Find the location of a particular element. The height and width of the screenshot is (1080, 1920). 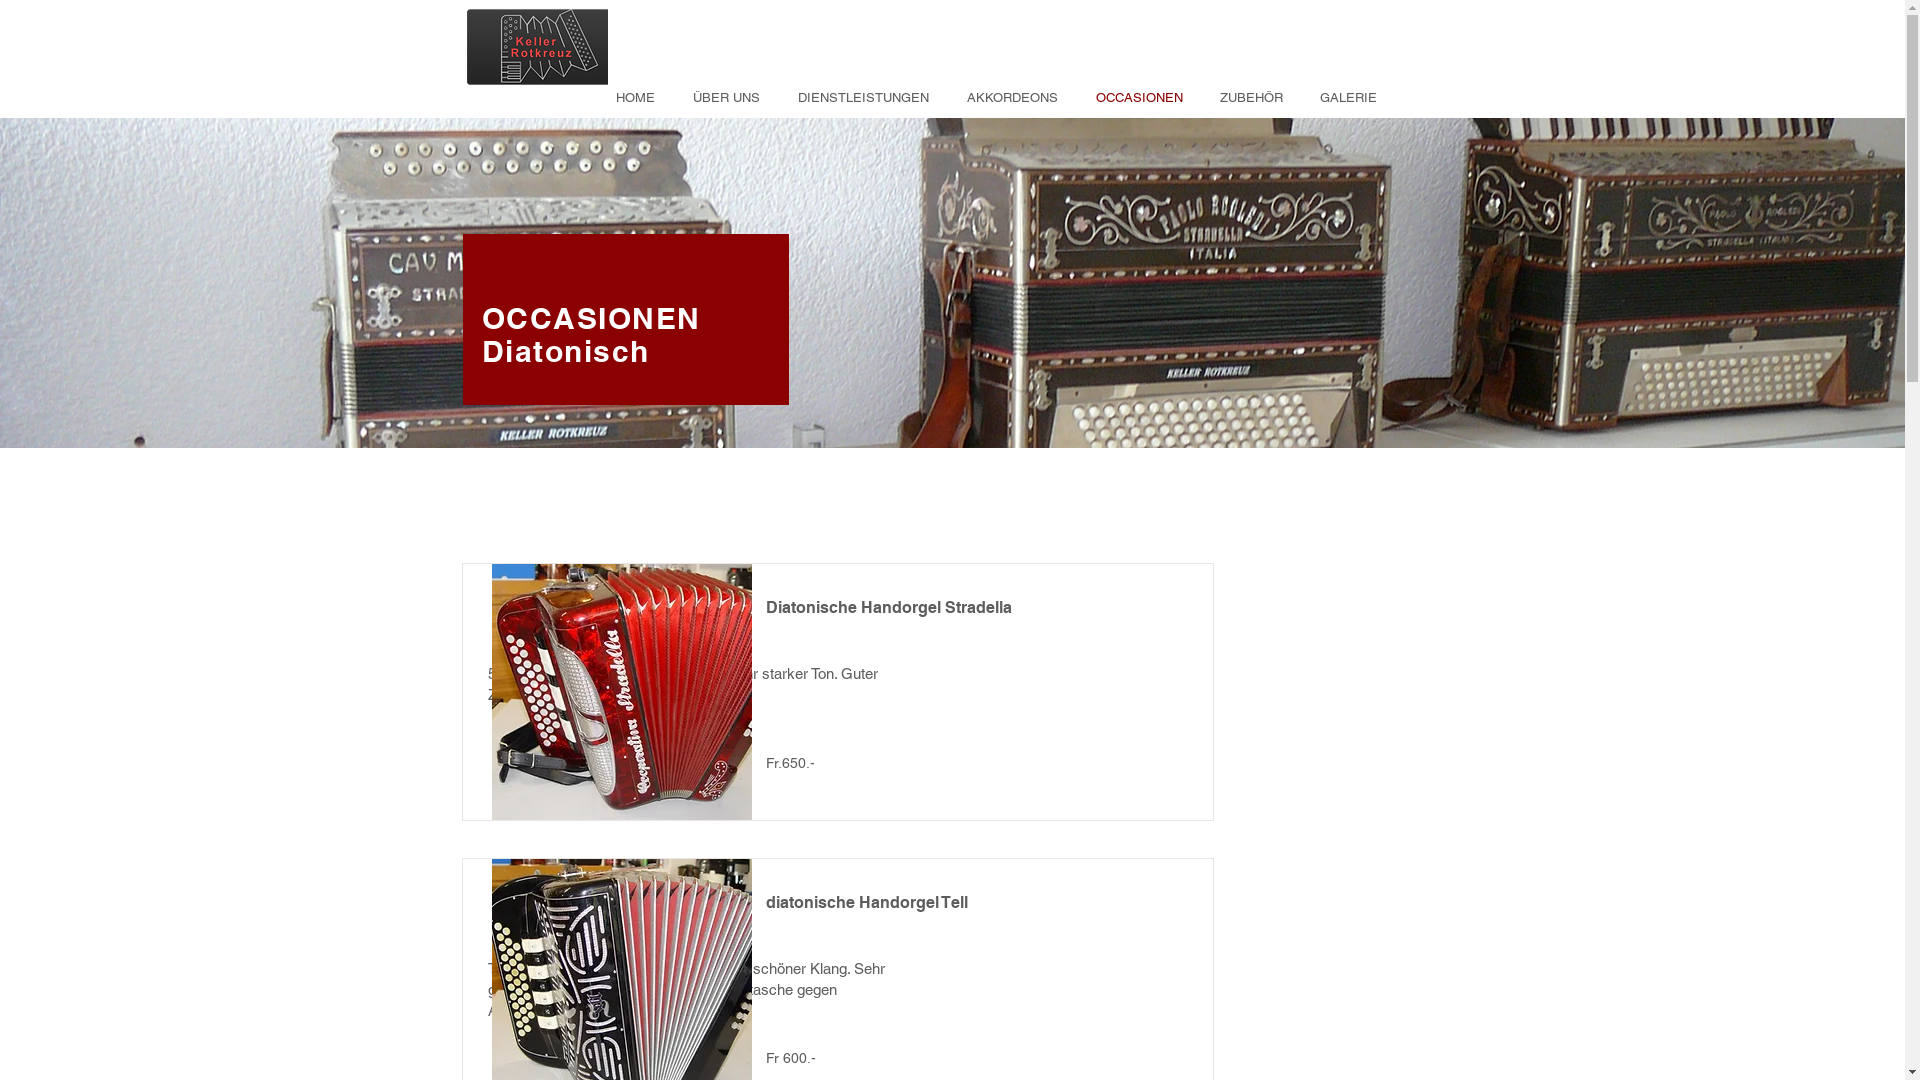

'GALERIE' is located at coordinates (1344, 97).